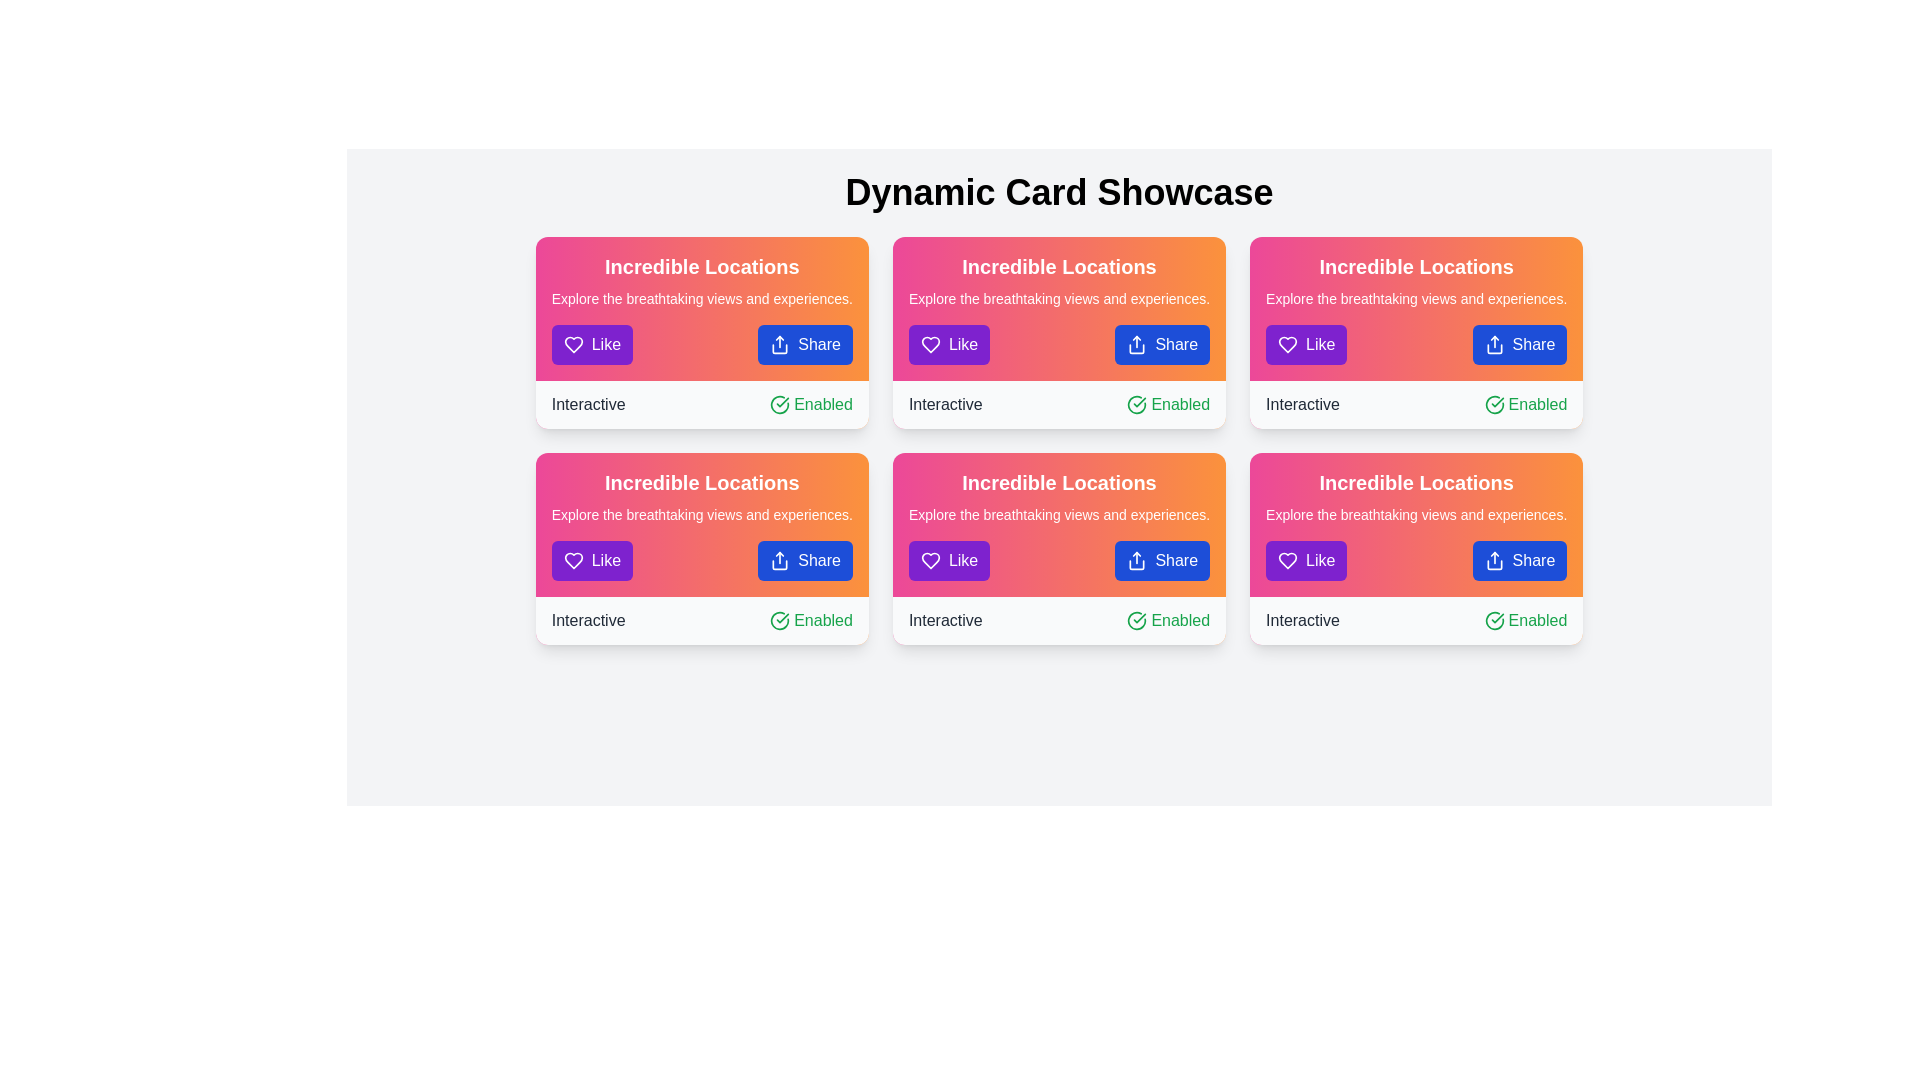  Describe the element at coordinates (1302, 620) in the screenshot. I see `the 'Interactive' Text Label located in the lower section of the last card in the second row of the card grid, which provides static, informative text to the user` at that location.